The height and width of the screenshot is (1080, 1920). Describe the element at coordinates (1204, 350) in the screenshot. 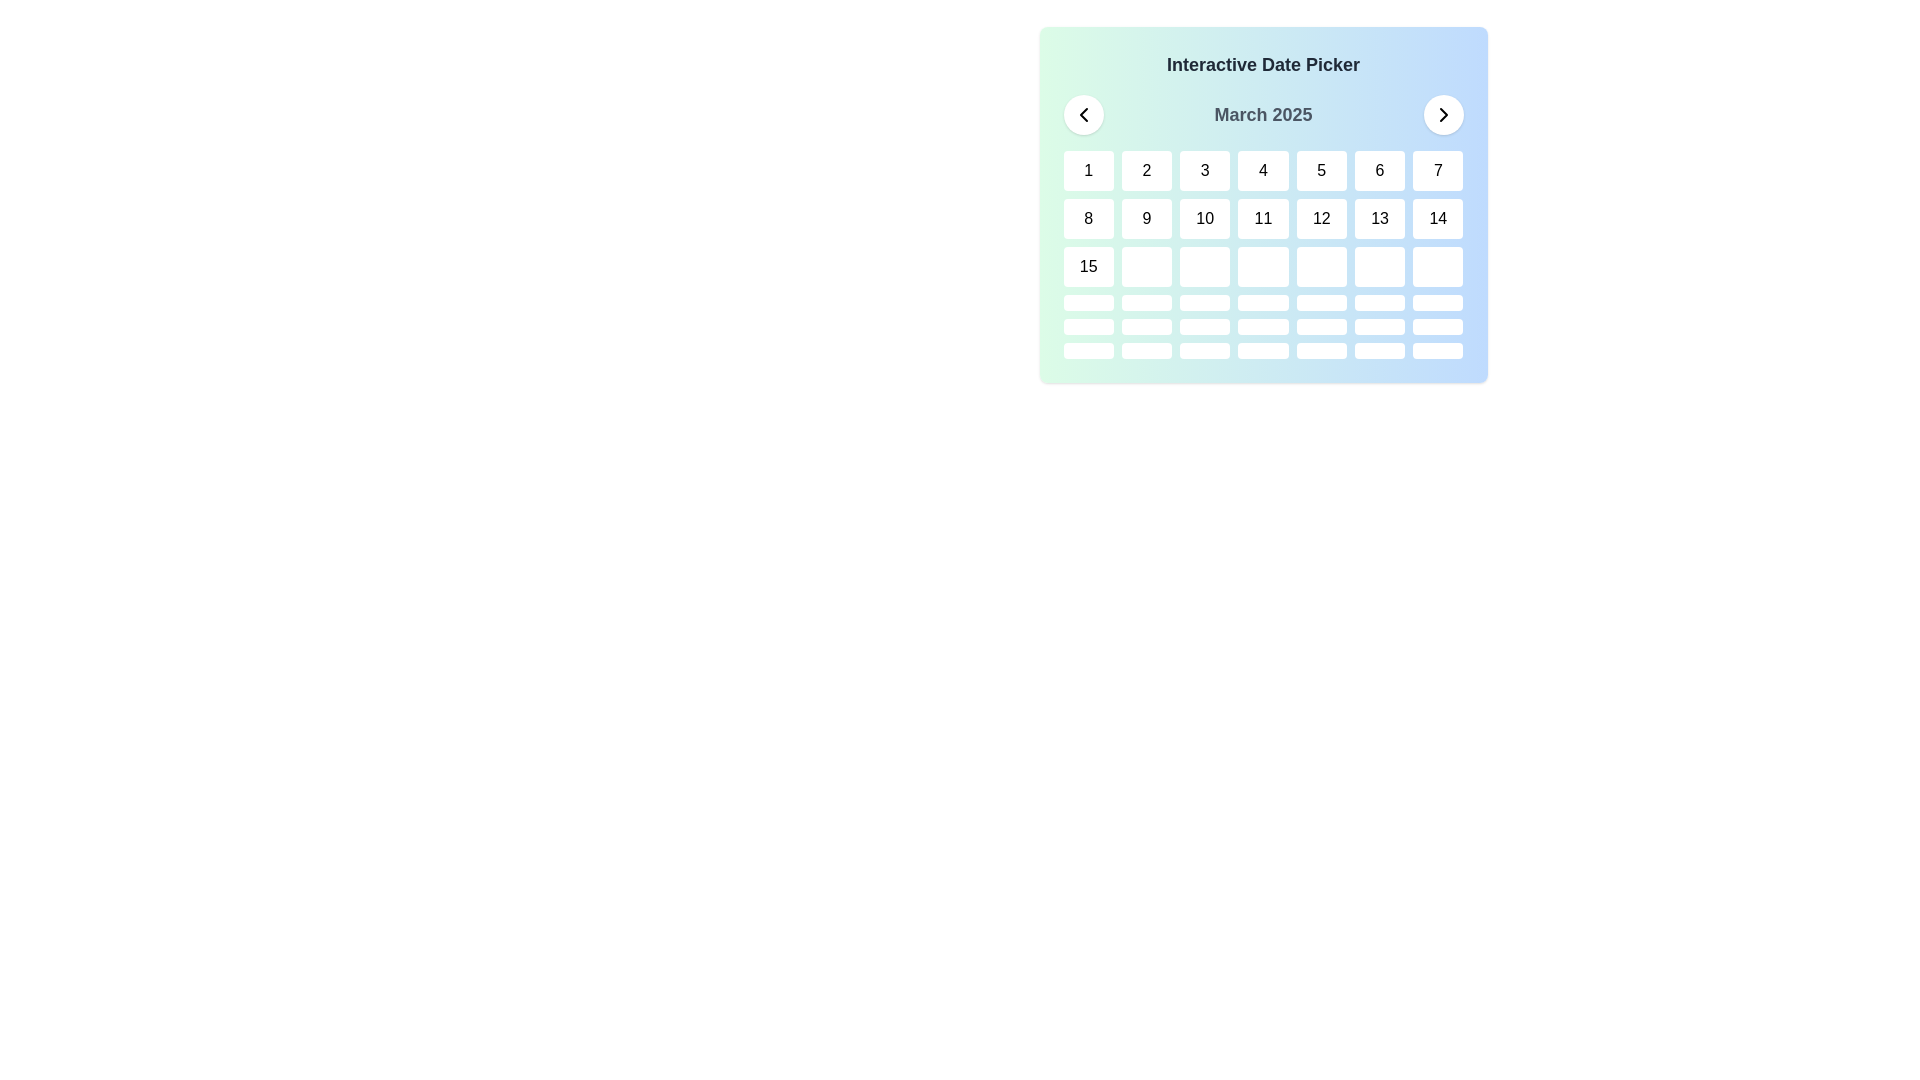

I see `the rectangular button with a white background and rounded corners in the 'Interactive Date Picker' for March 2025, located in the bottom row, column 3` at that location.